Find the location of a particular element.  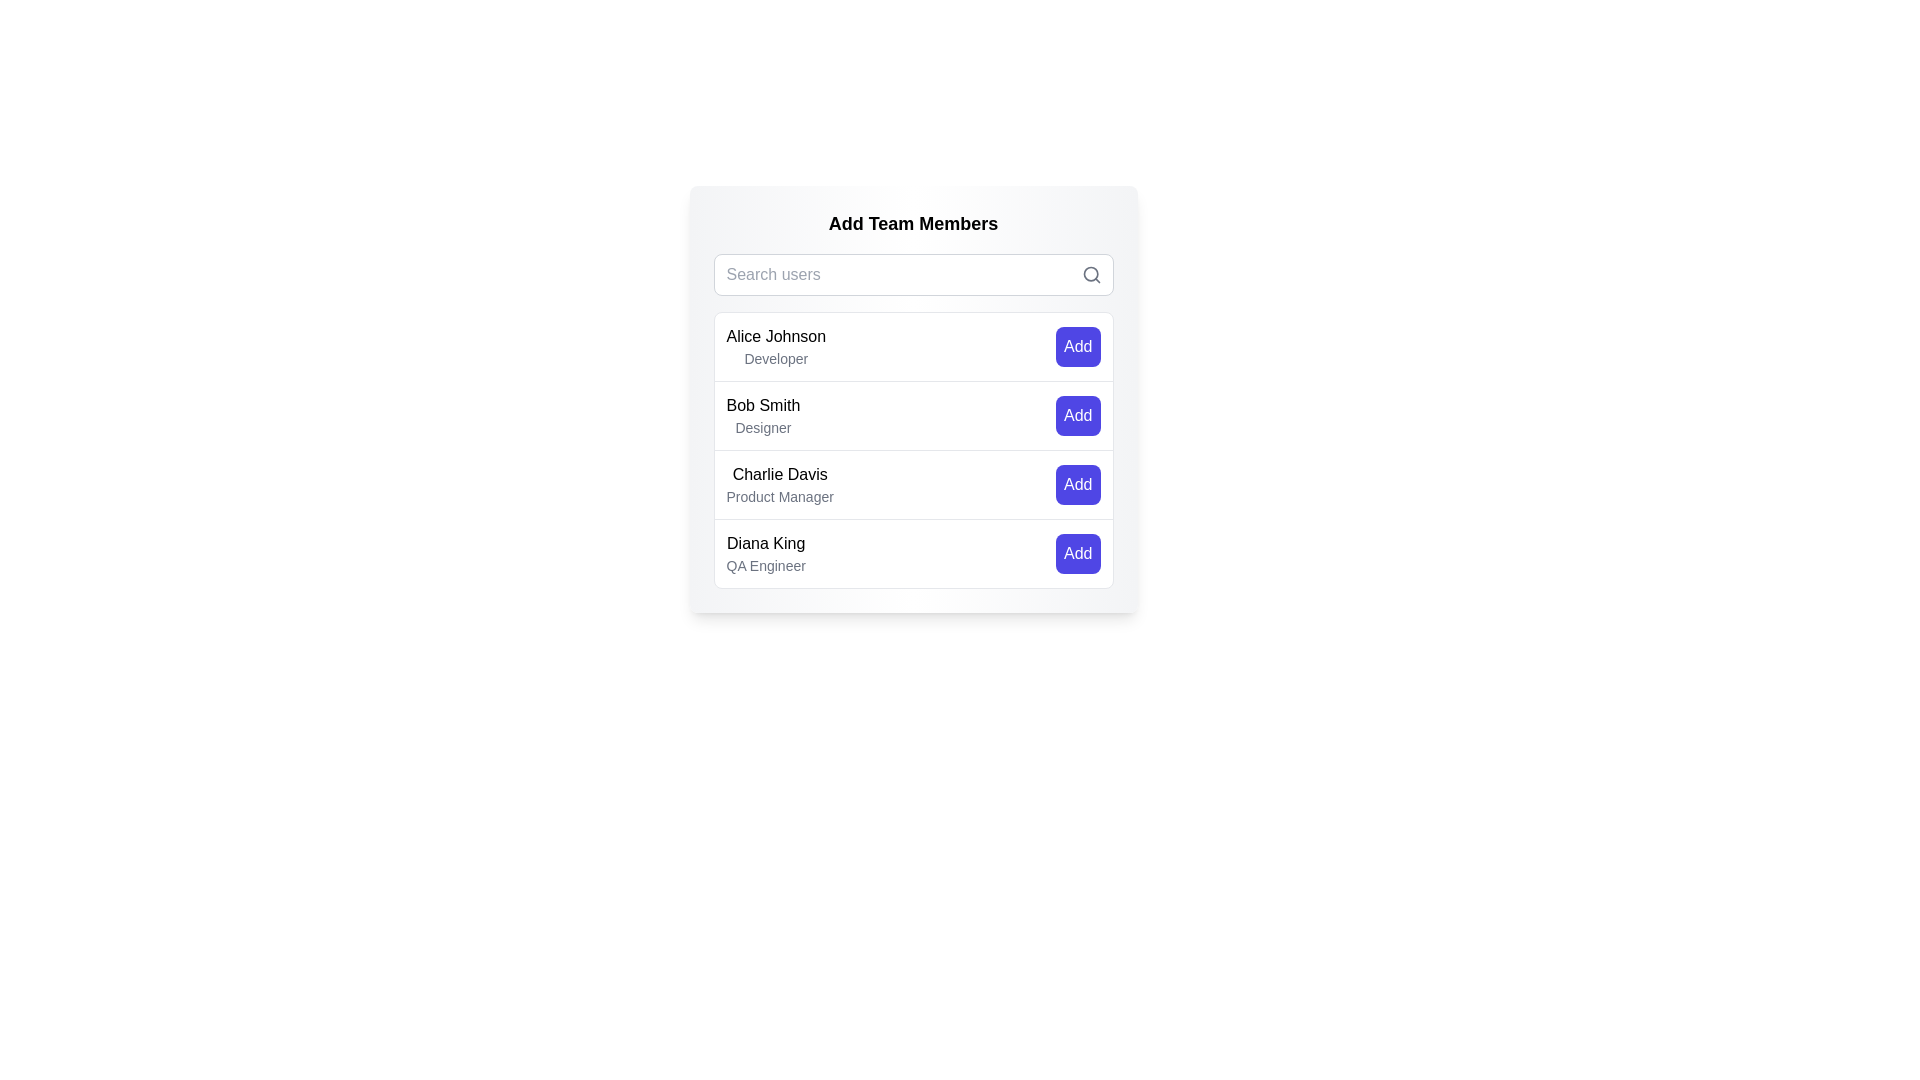

the static text label displaying 'Bob Smith', which is positioned vertically above the designation 'Designer' is located at coordinates (762, 405).